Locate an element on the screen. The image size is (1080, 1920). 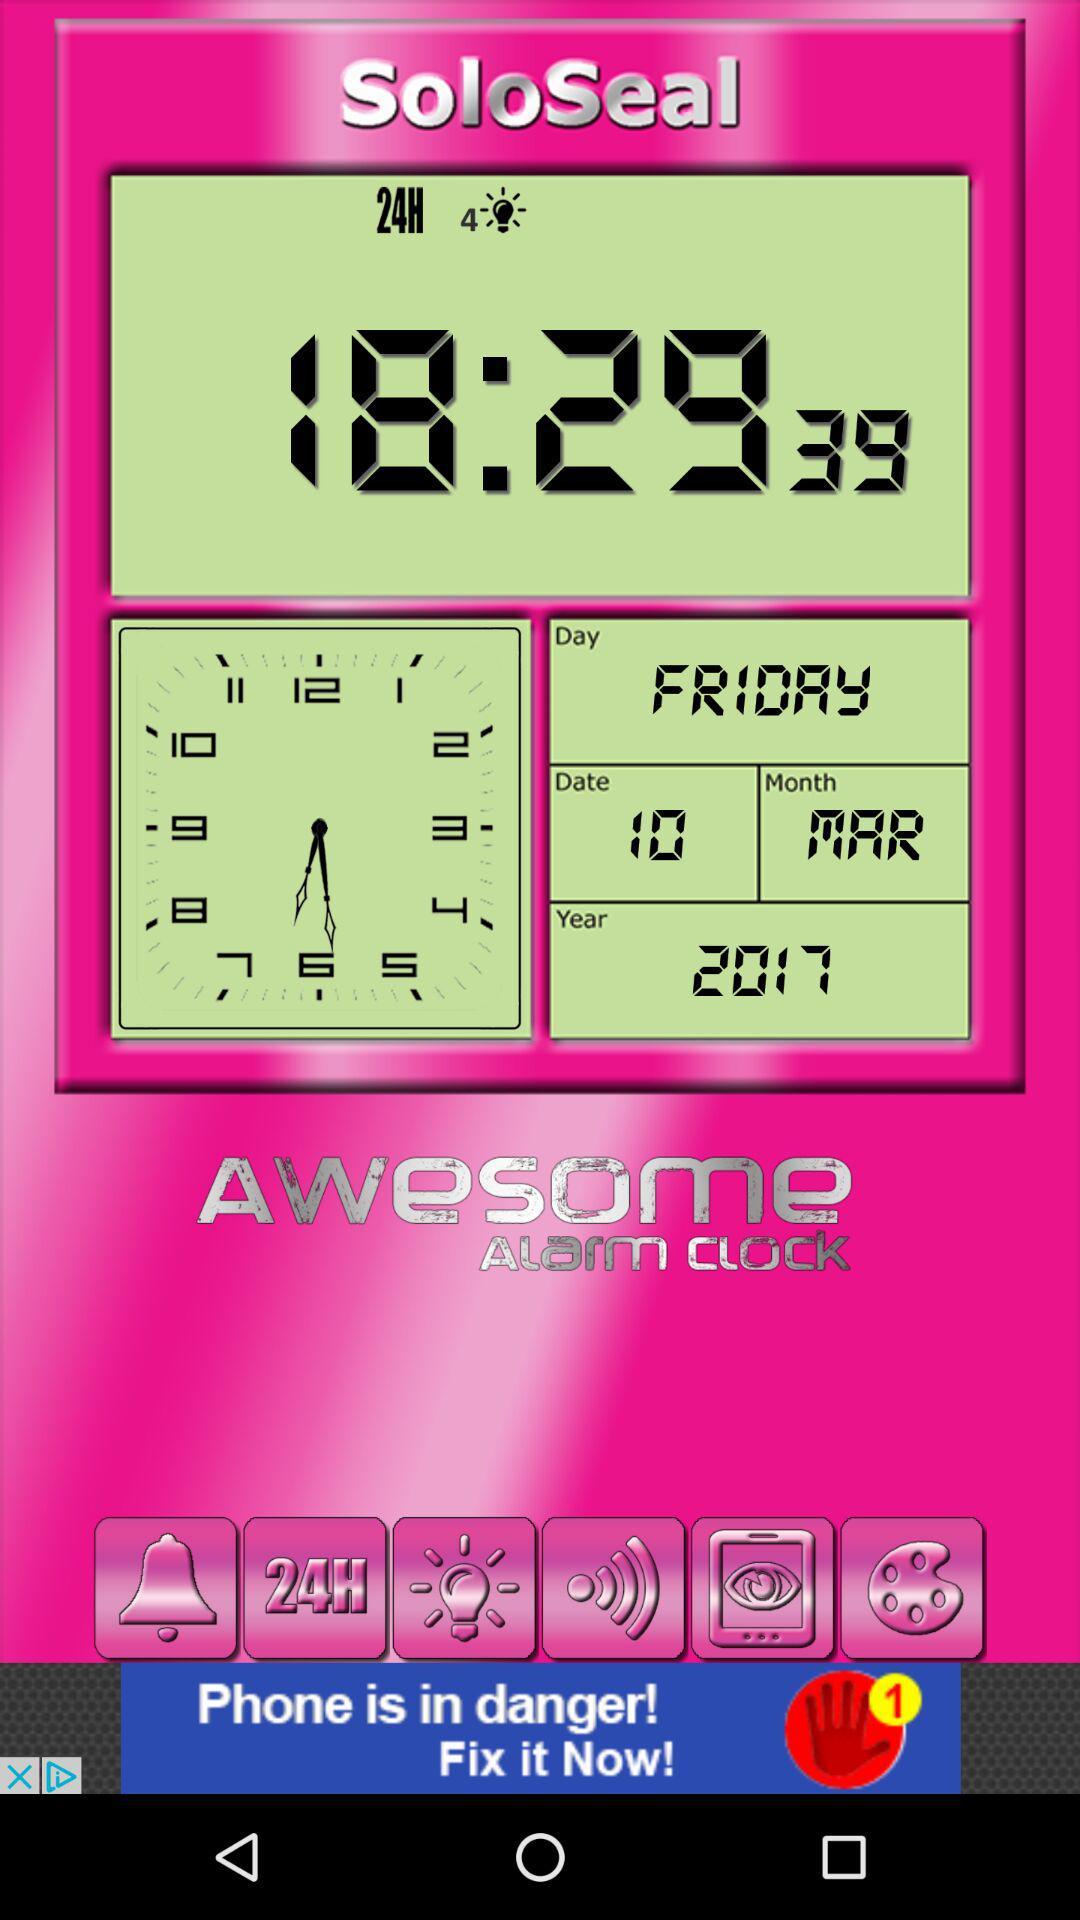
torch light button is located at coordinates (464, 1587).